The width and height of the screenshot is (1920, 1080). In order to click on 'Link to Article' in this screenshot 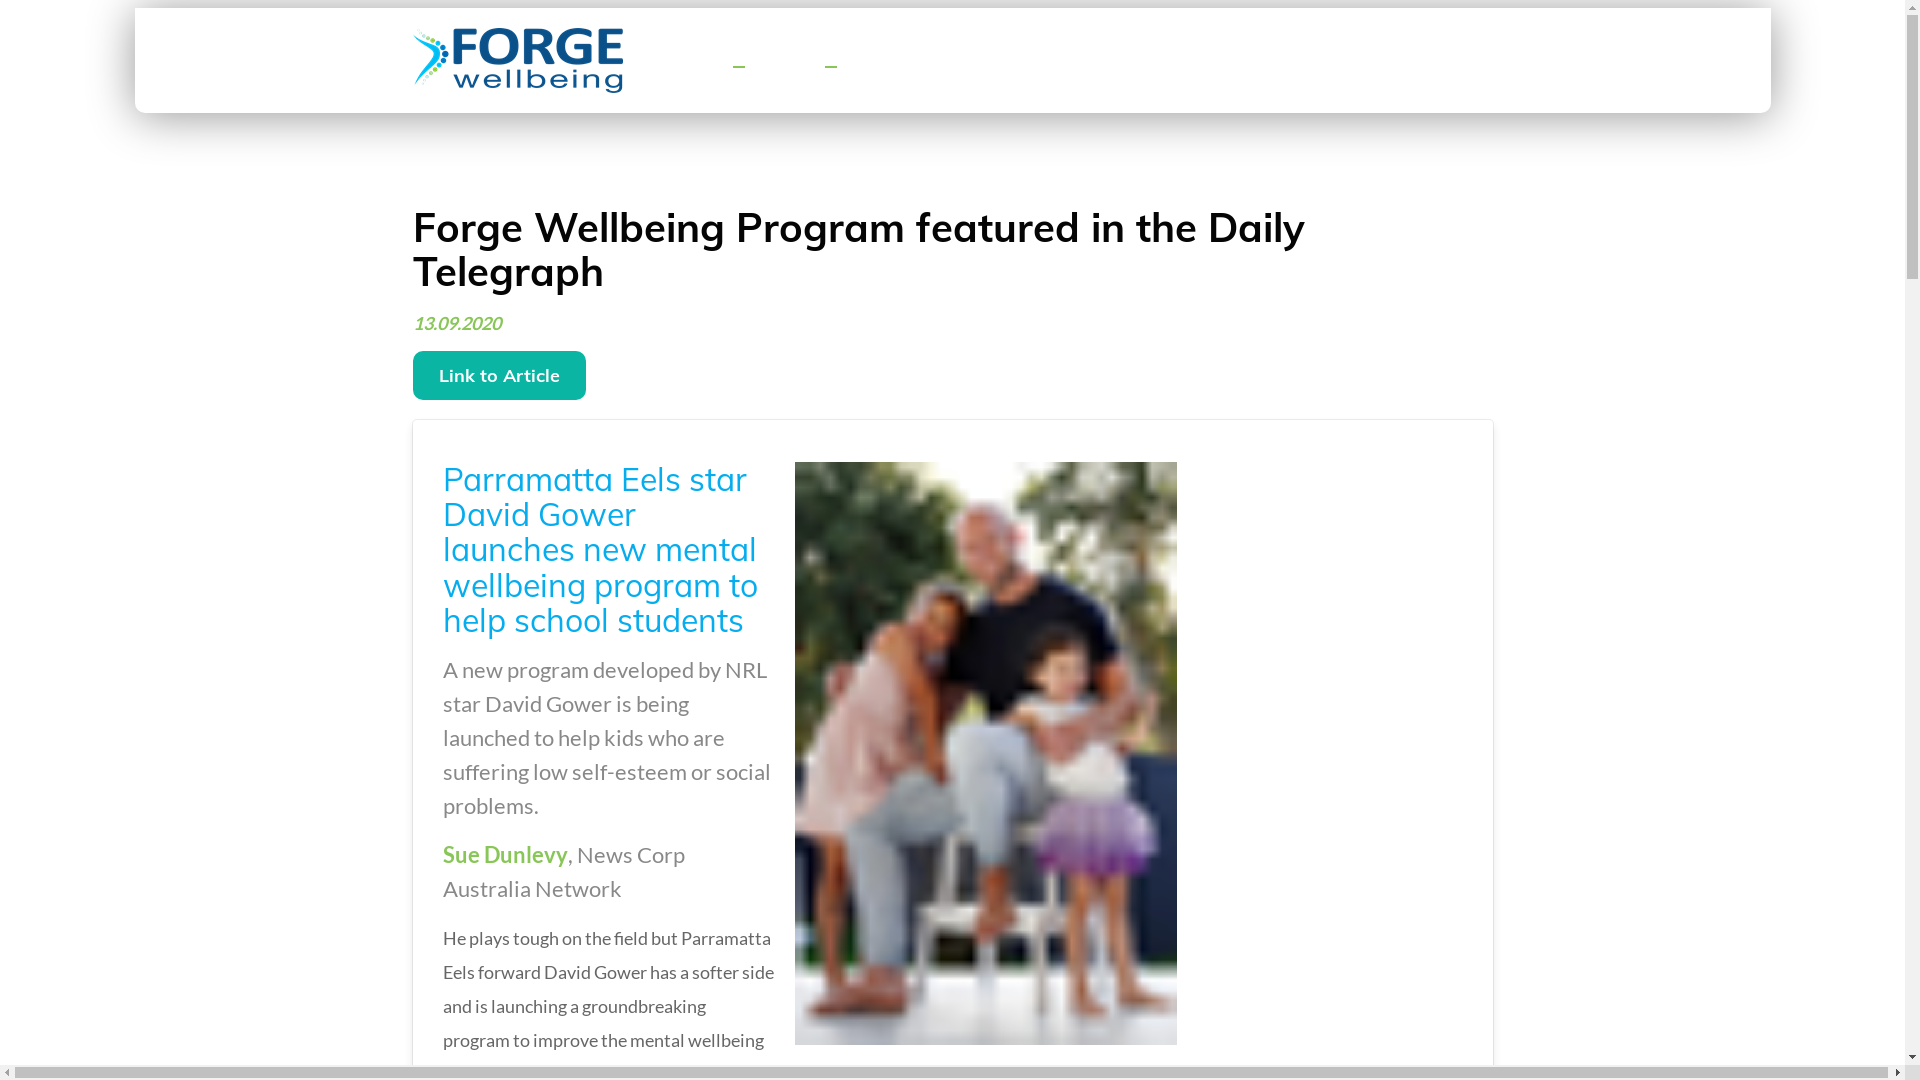, I will do `click(498, 375)`.